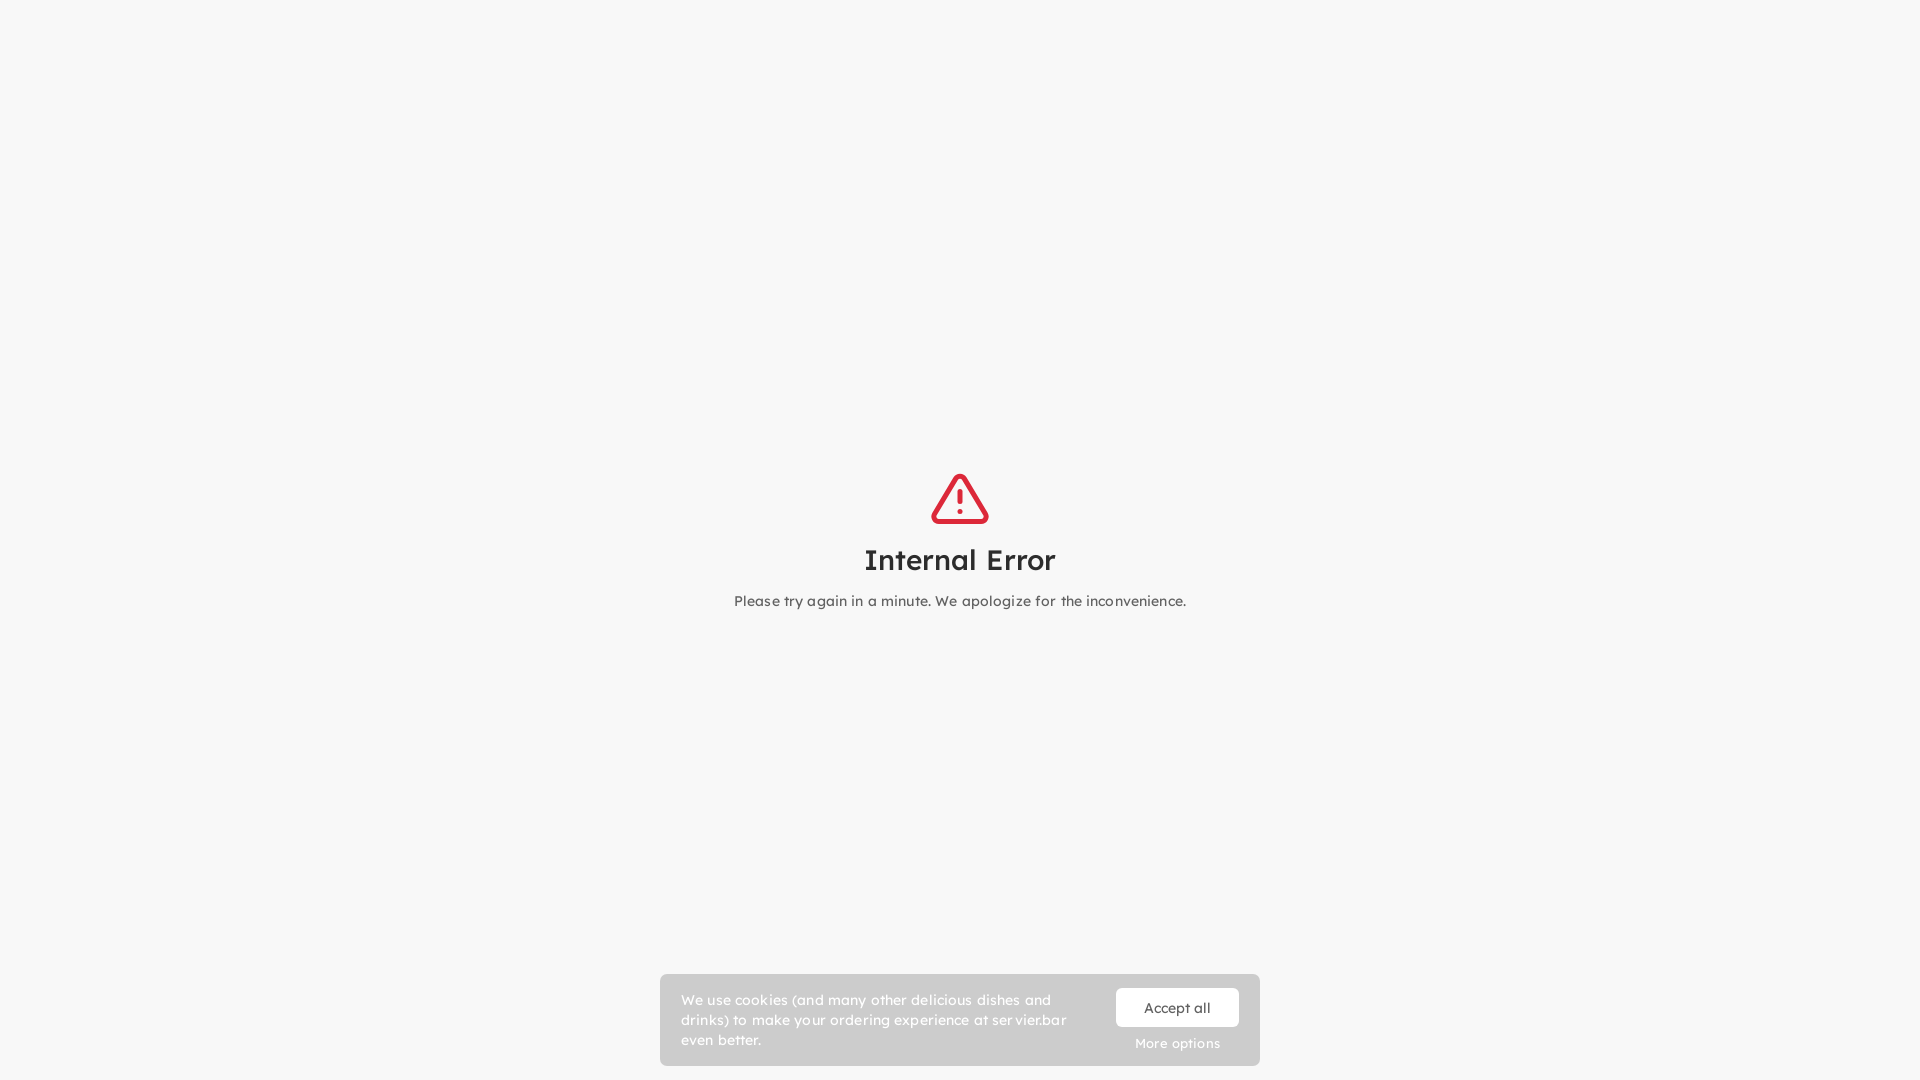 The width and height of the screenshot is (1920, 1080). Describe the element at coordinates (1177, 1007) in the screenshot. I see `'Accept all'` at that location.